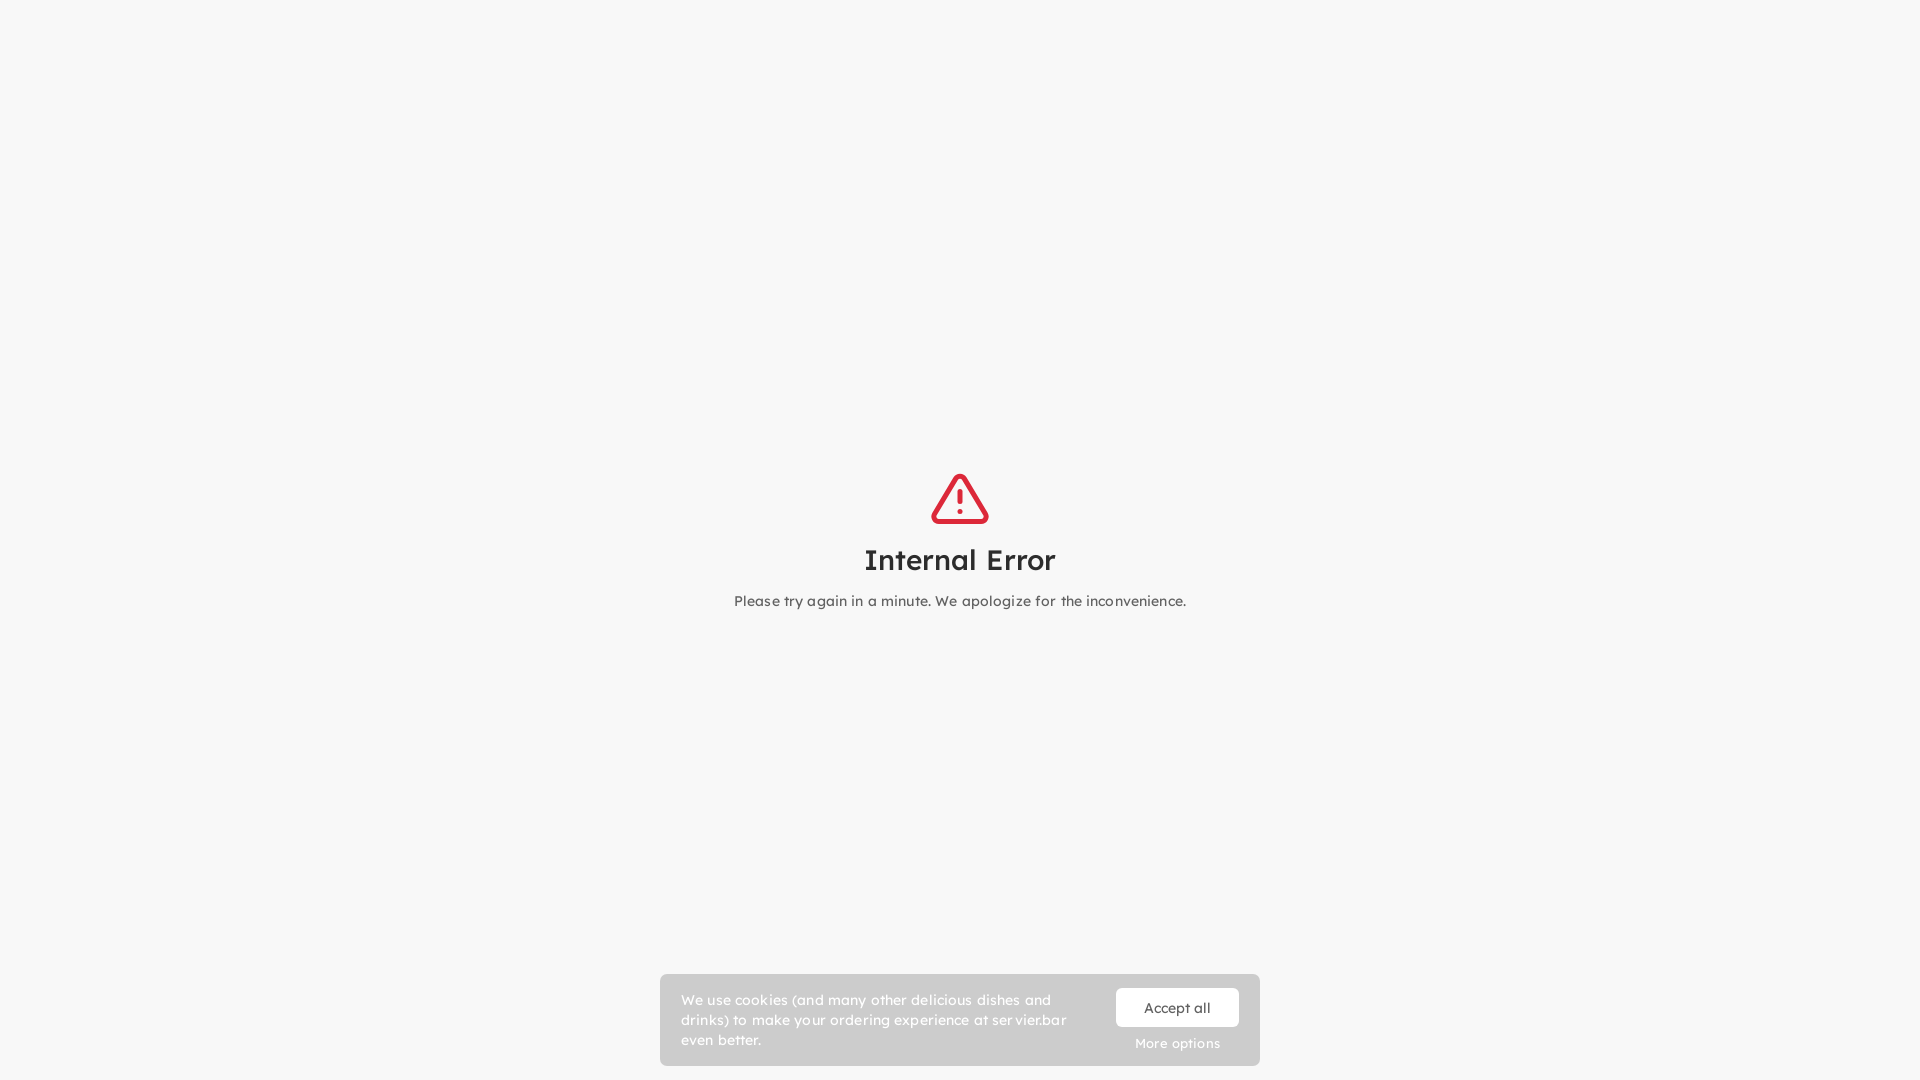 The width and height of the screenshot is (1920, 1080). Describe the element at coordinates (1177, 1007) in the screenshot. I see `'Accept all'` at that location.